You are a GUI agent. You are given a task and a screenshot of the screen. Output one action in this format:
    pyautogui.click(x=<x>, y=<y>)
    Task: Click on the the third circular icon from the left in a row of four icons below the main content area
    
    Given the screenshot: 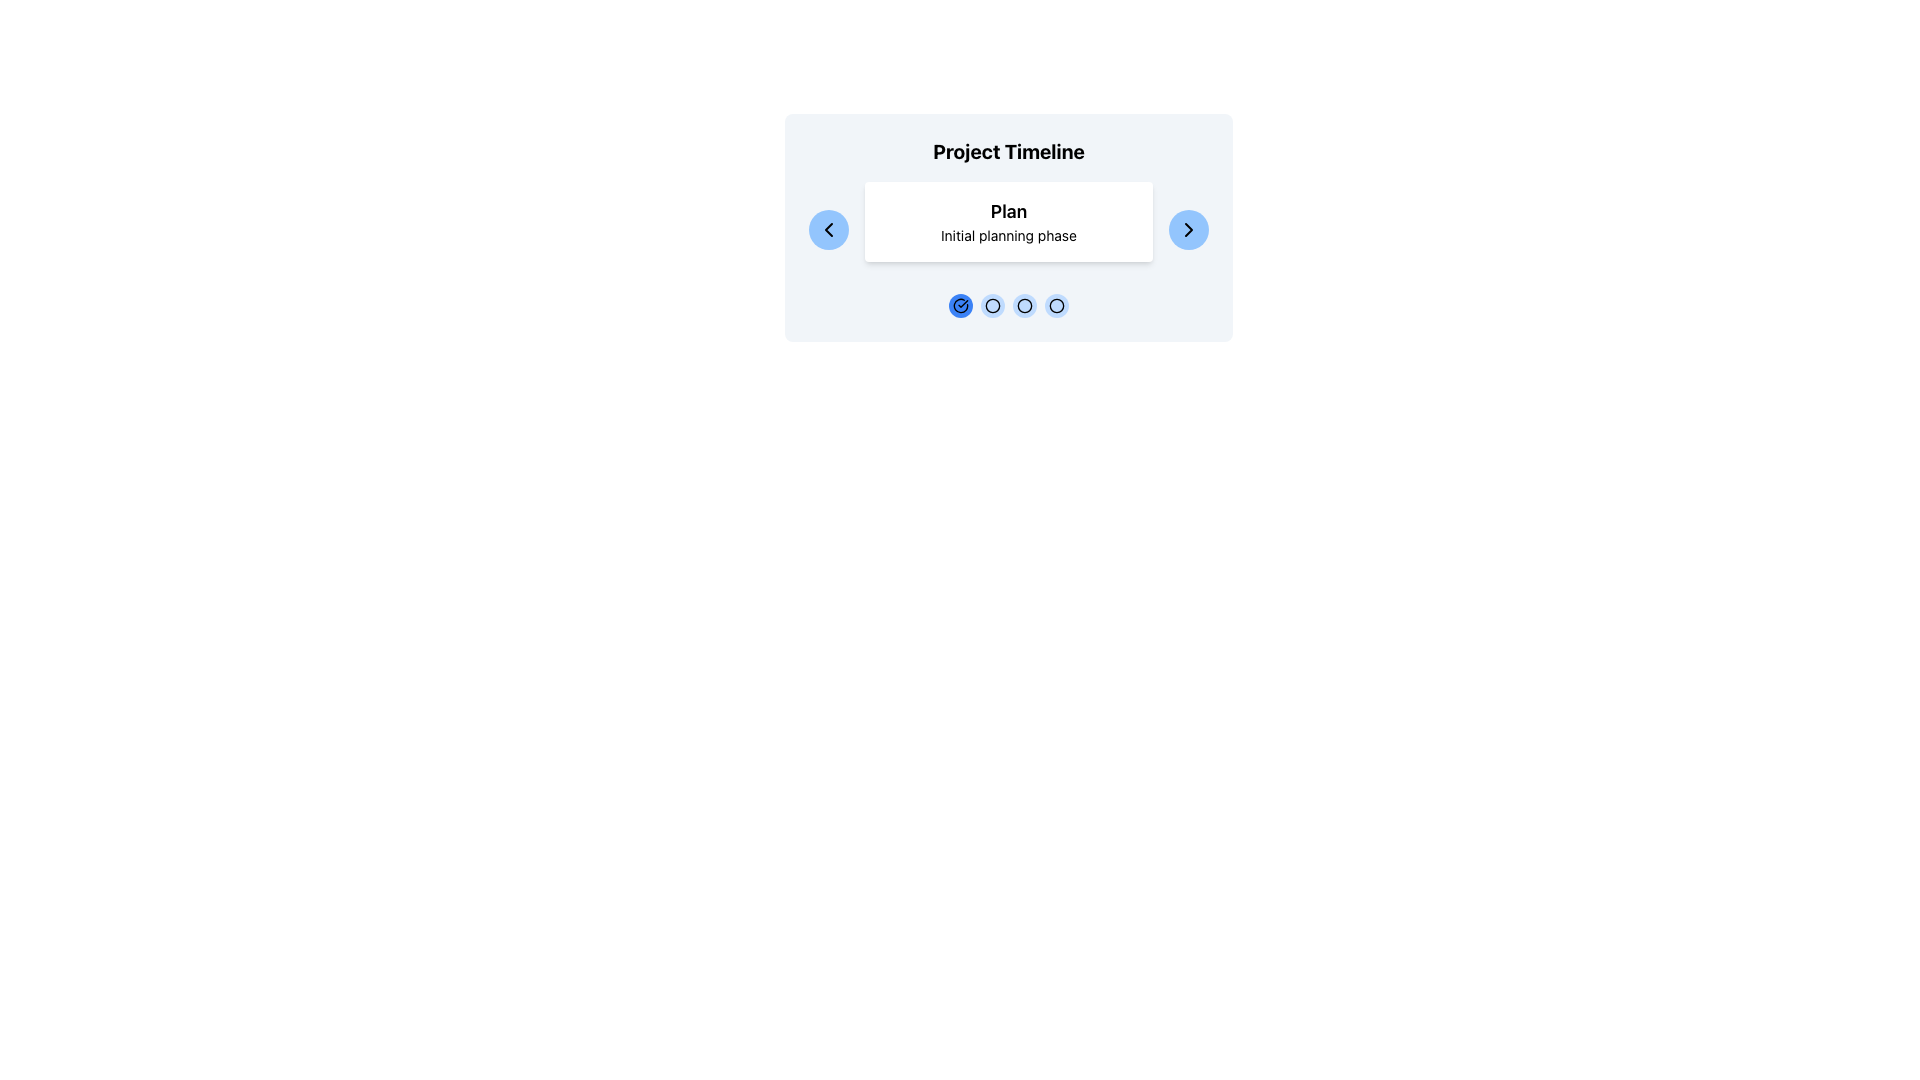 What is the action you would take?
    pyautogui.click(x=1025, y=305)
    